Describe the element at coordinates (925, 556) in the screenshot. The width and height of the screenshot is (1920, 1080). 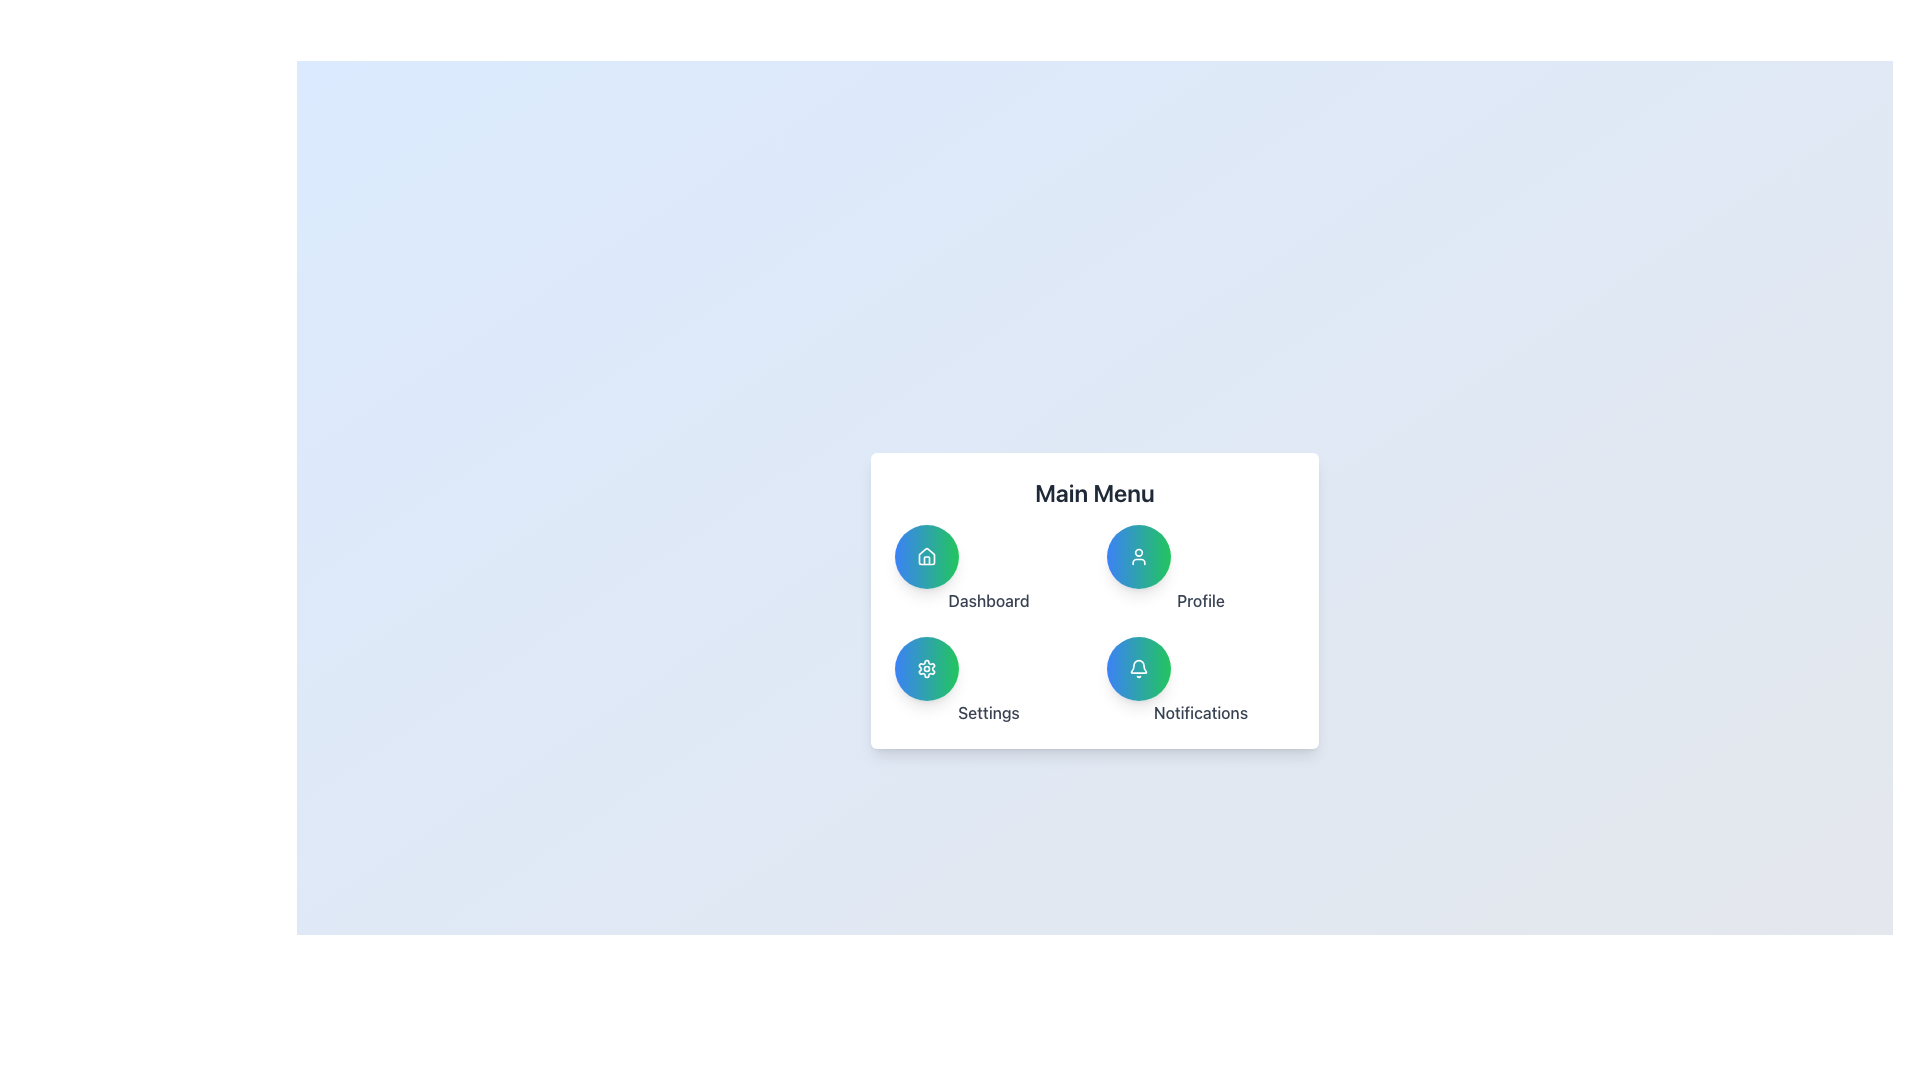
I see `the button located in the top-left corner of the main menu to trigger hover effects` at that location.